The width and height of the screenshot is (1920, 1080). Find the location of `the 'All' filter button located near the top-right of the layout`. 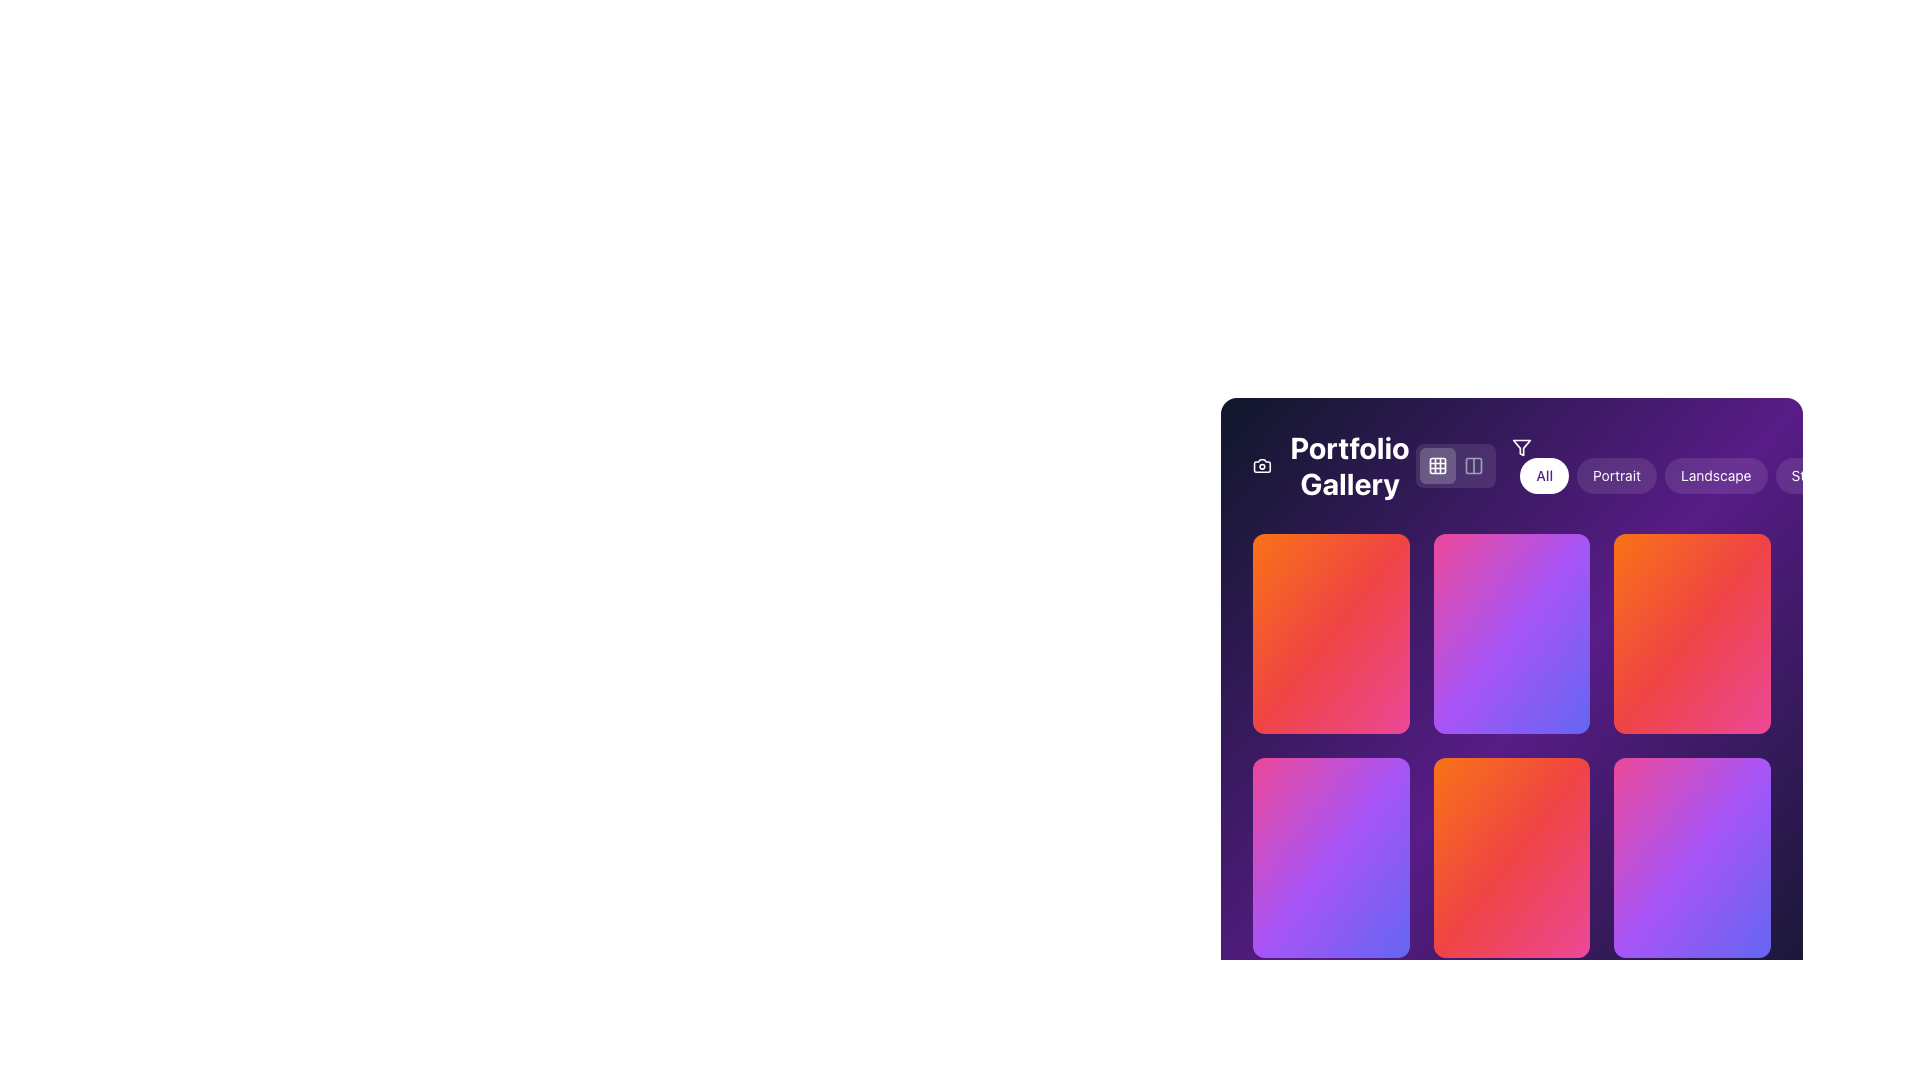

the 'All' filter button located near the top-right of the layout is located at coordinates (1543, 475).